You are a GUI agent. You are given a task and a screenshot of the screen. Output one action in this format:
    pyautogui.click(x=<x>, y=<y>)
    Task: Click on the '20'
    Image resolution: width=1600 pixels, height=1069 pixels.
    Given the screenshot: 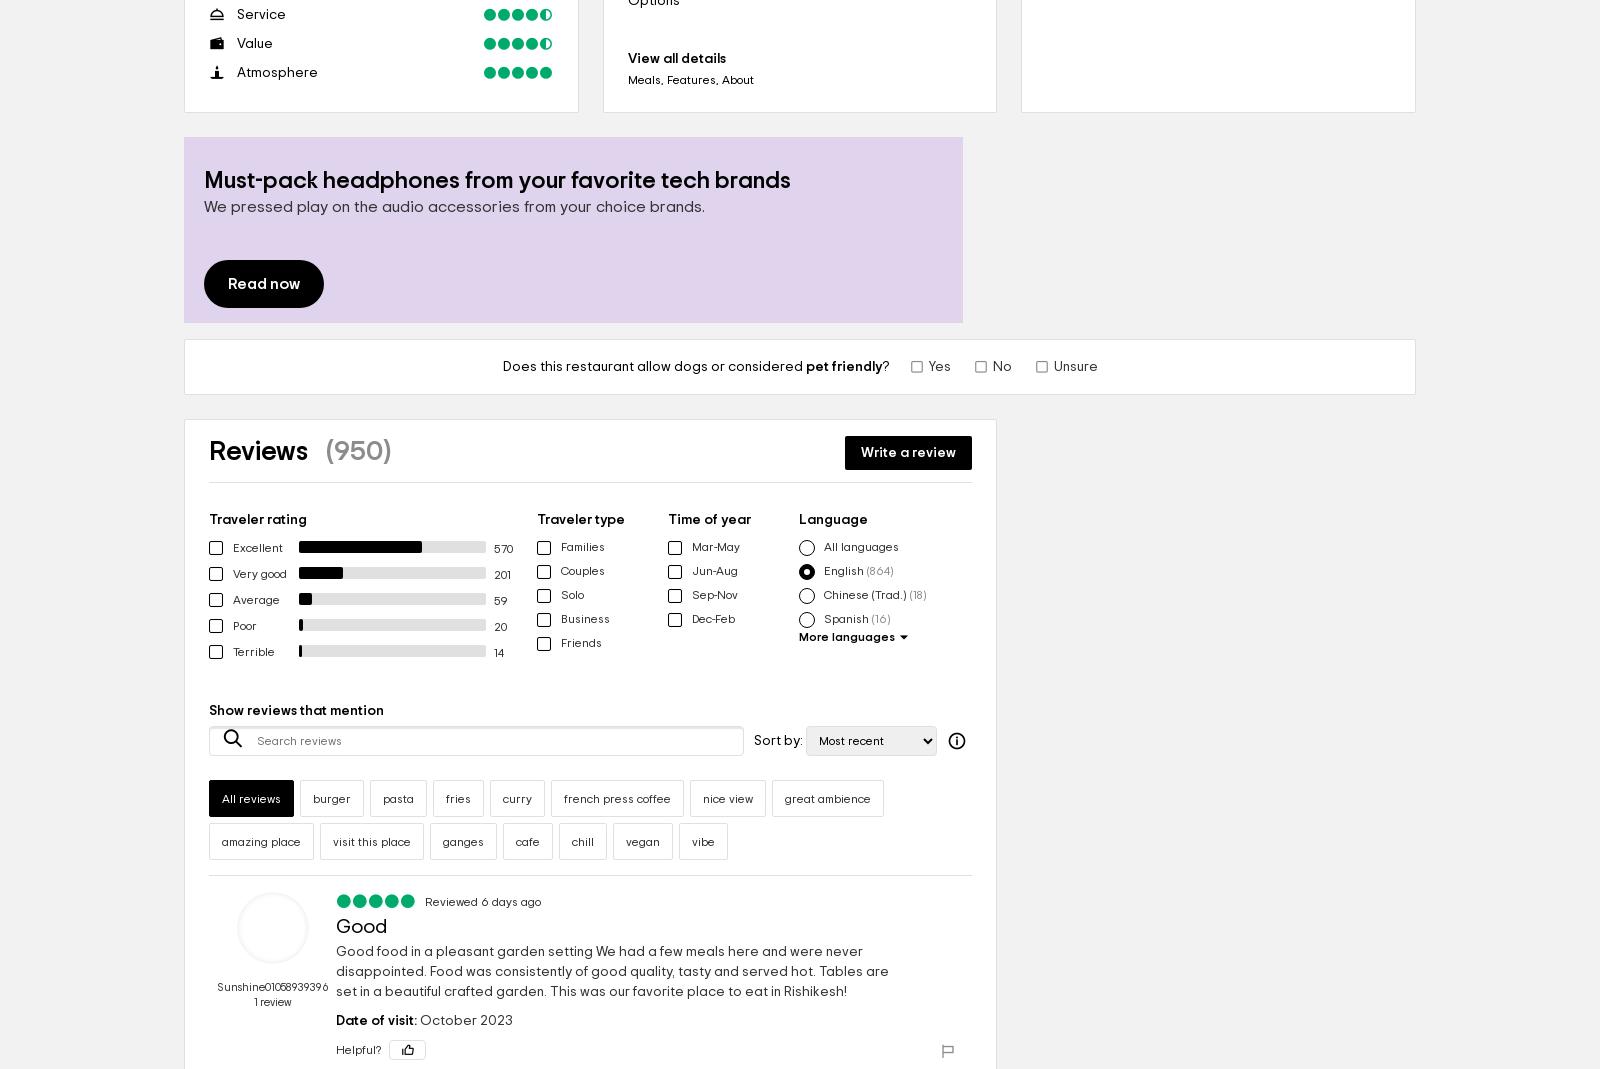 What is the action you would take?
    pyautogui.click(x=493, y=626)
    